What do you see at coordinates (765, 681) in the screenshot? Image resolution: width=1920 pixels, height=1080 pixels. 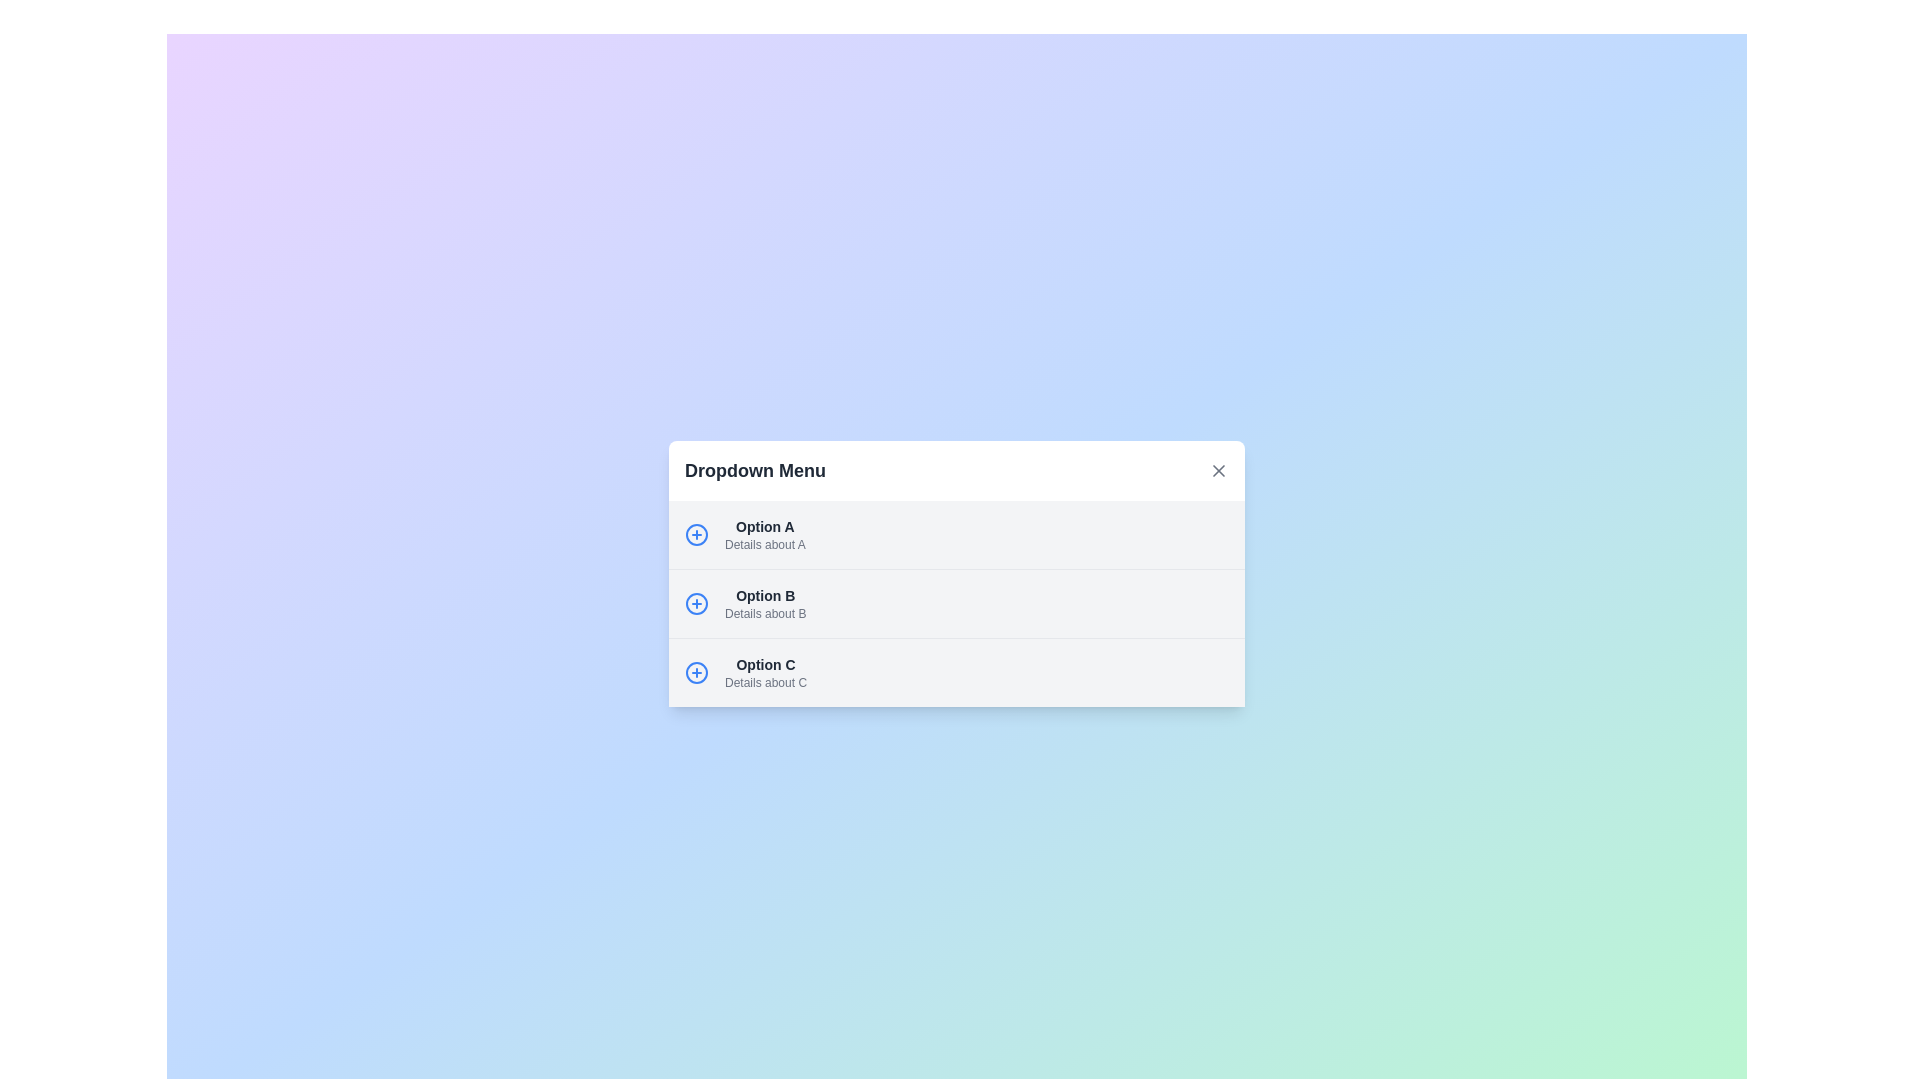 I see `the explanatory subtitle text label located below 'Option C' in the dropdown menu interface` at bounding box center [765, 681].